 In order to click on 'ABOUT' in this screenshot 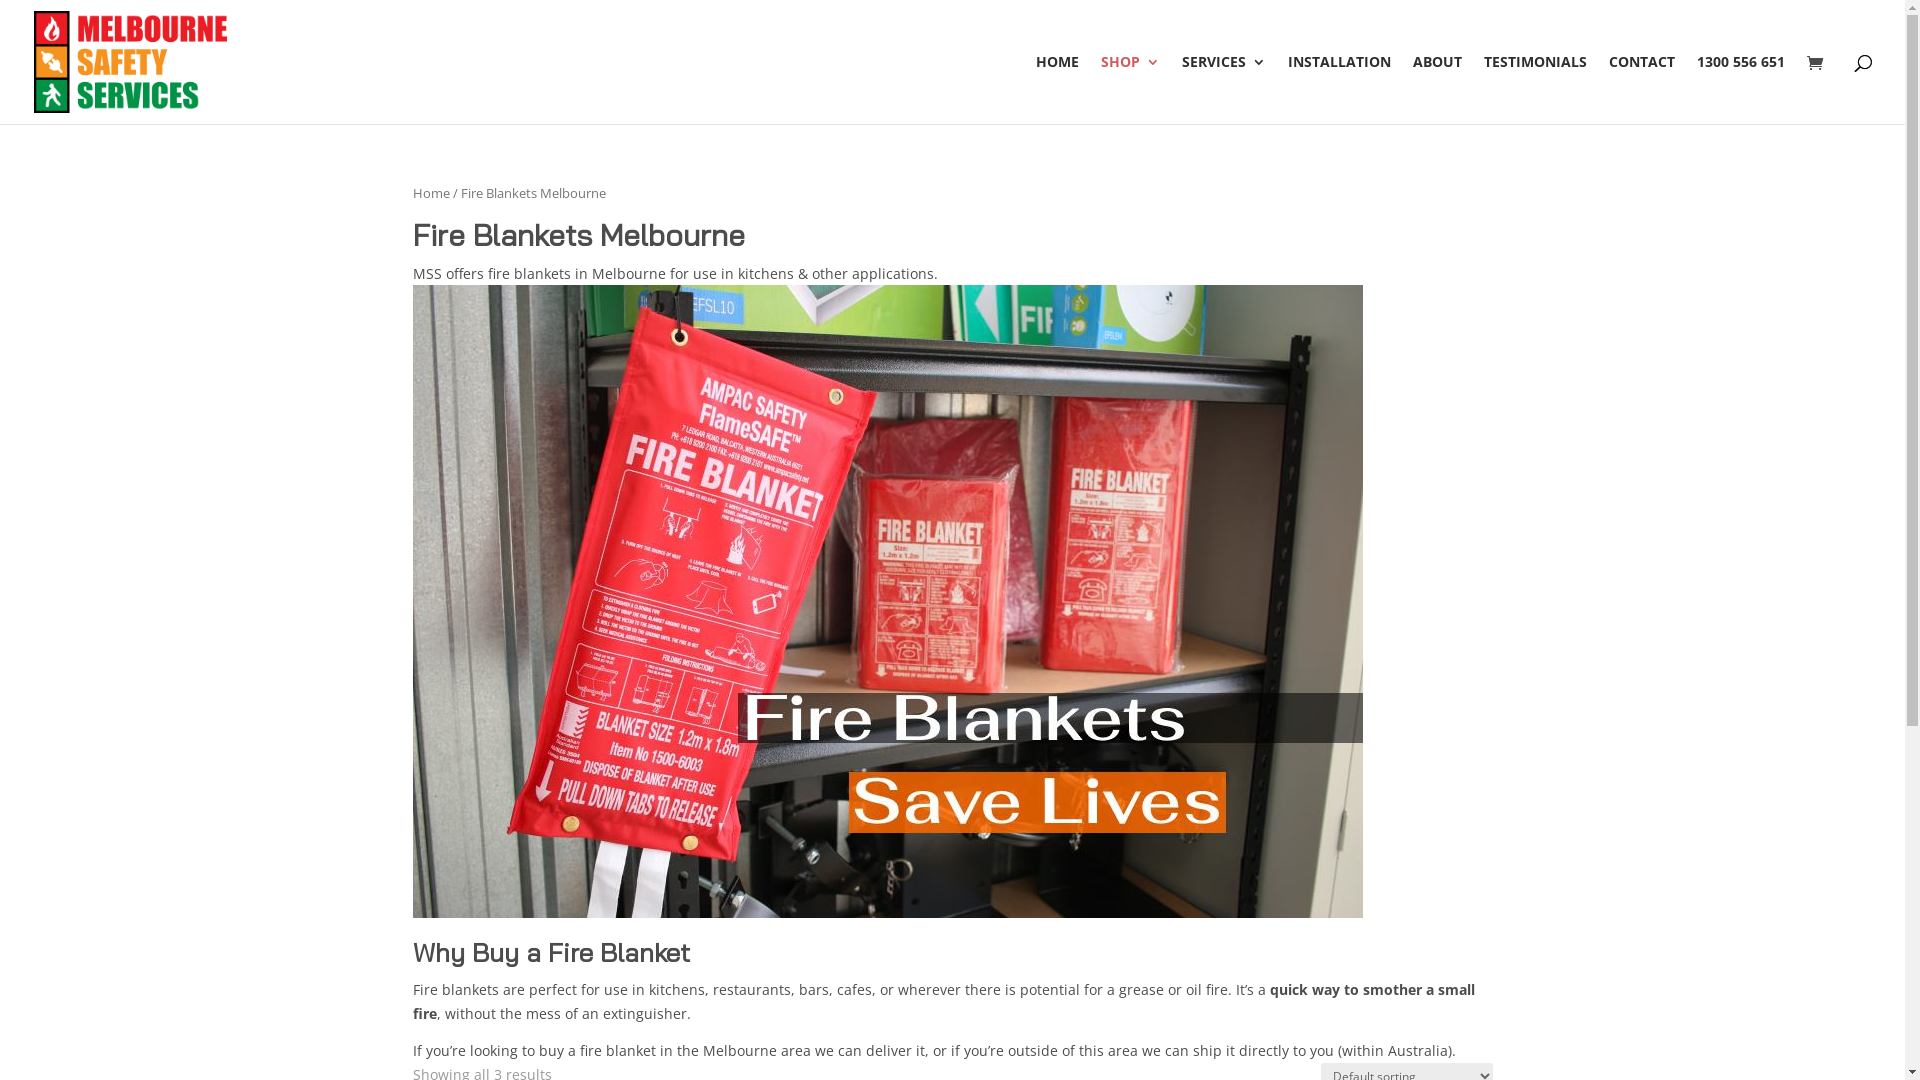, I will do `click(1436, 88)`.